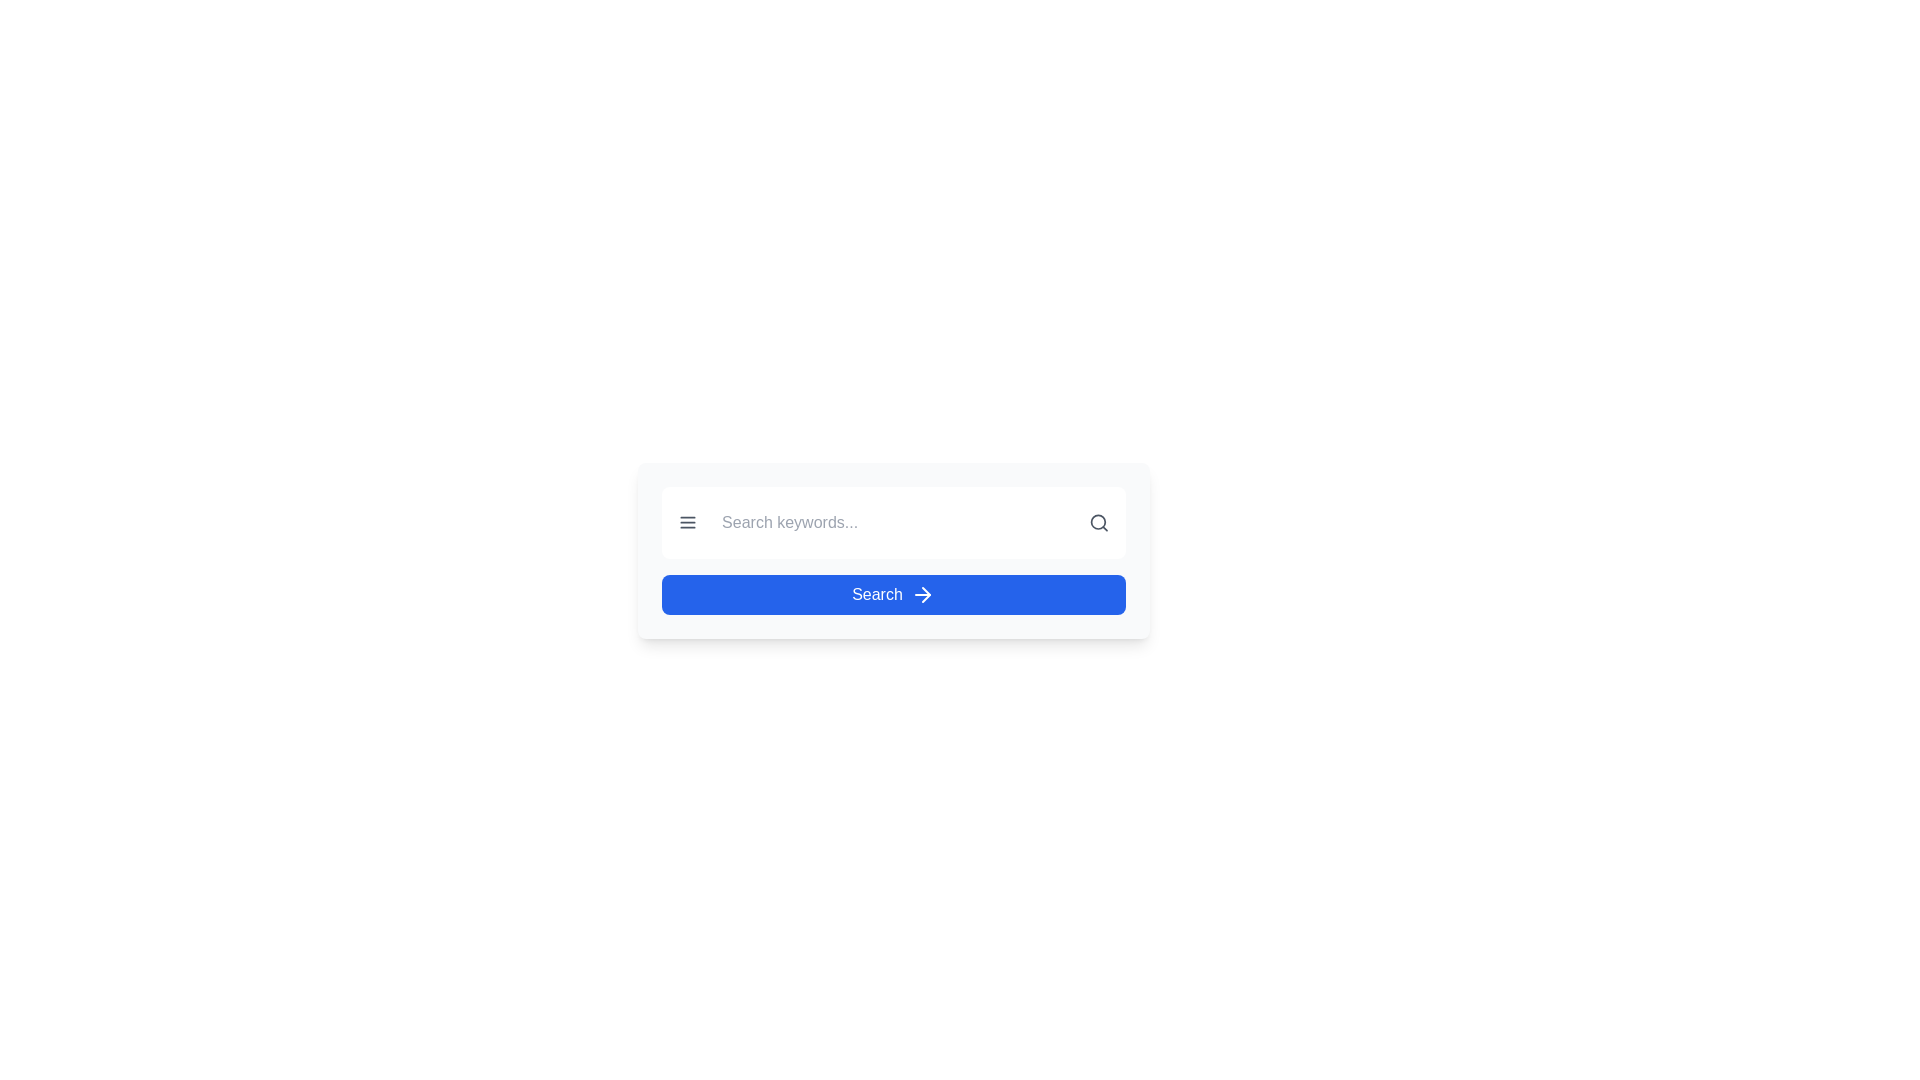 The height and width of the screenshot is (1080, 1920). What do you see at coordinates (1098, 522) in the screenshot?
I see `the gray magnifying glass icon located at the far right side of the search bar` at bounding box center [1098, 522].